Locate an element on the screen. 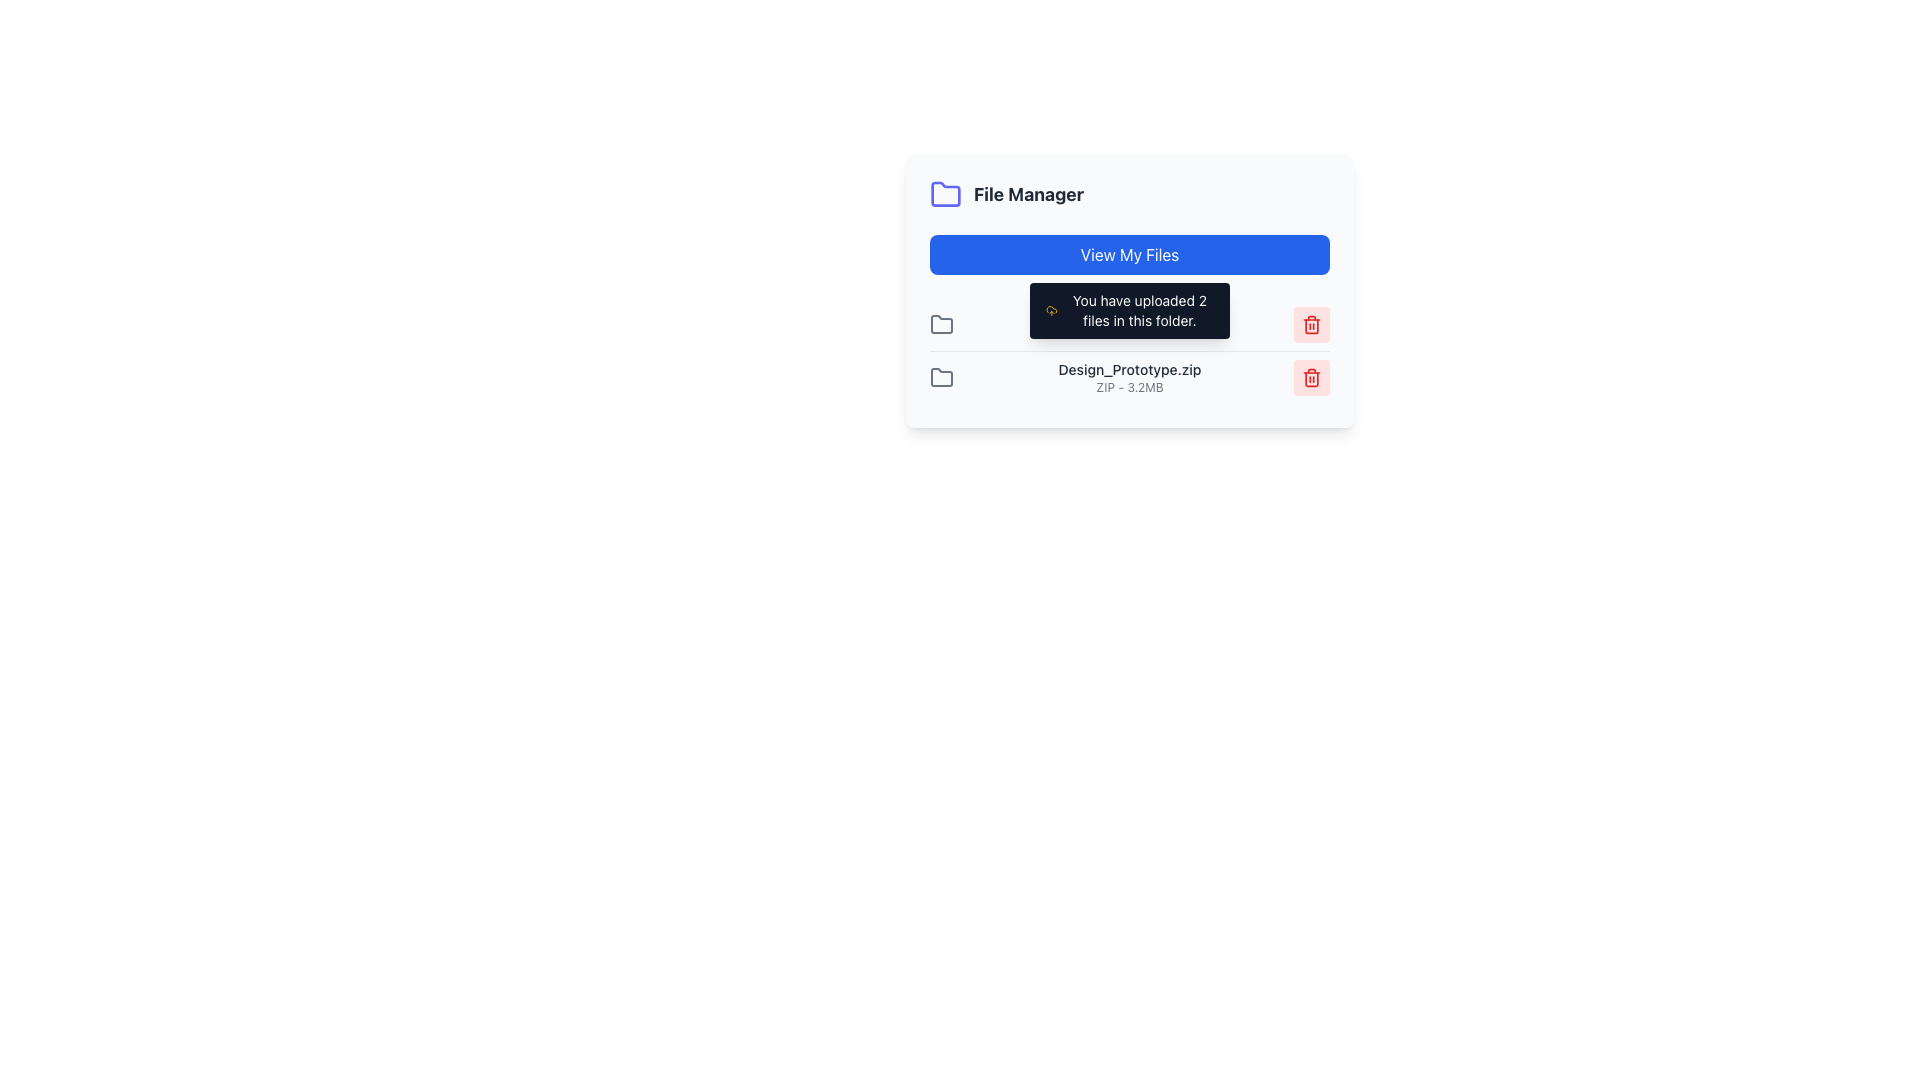 This screenshot has height=1080, width=1920. the notification text that says 'You have uploaded 2 files in this folder.' with a cloud upload icon on the left, which is styled in white text on a black background is located at coordinates (1129, 311).